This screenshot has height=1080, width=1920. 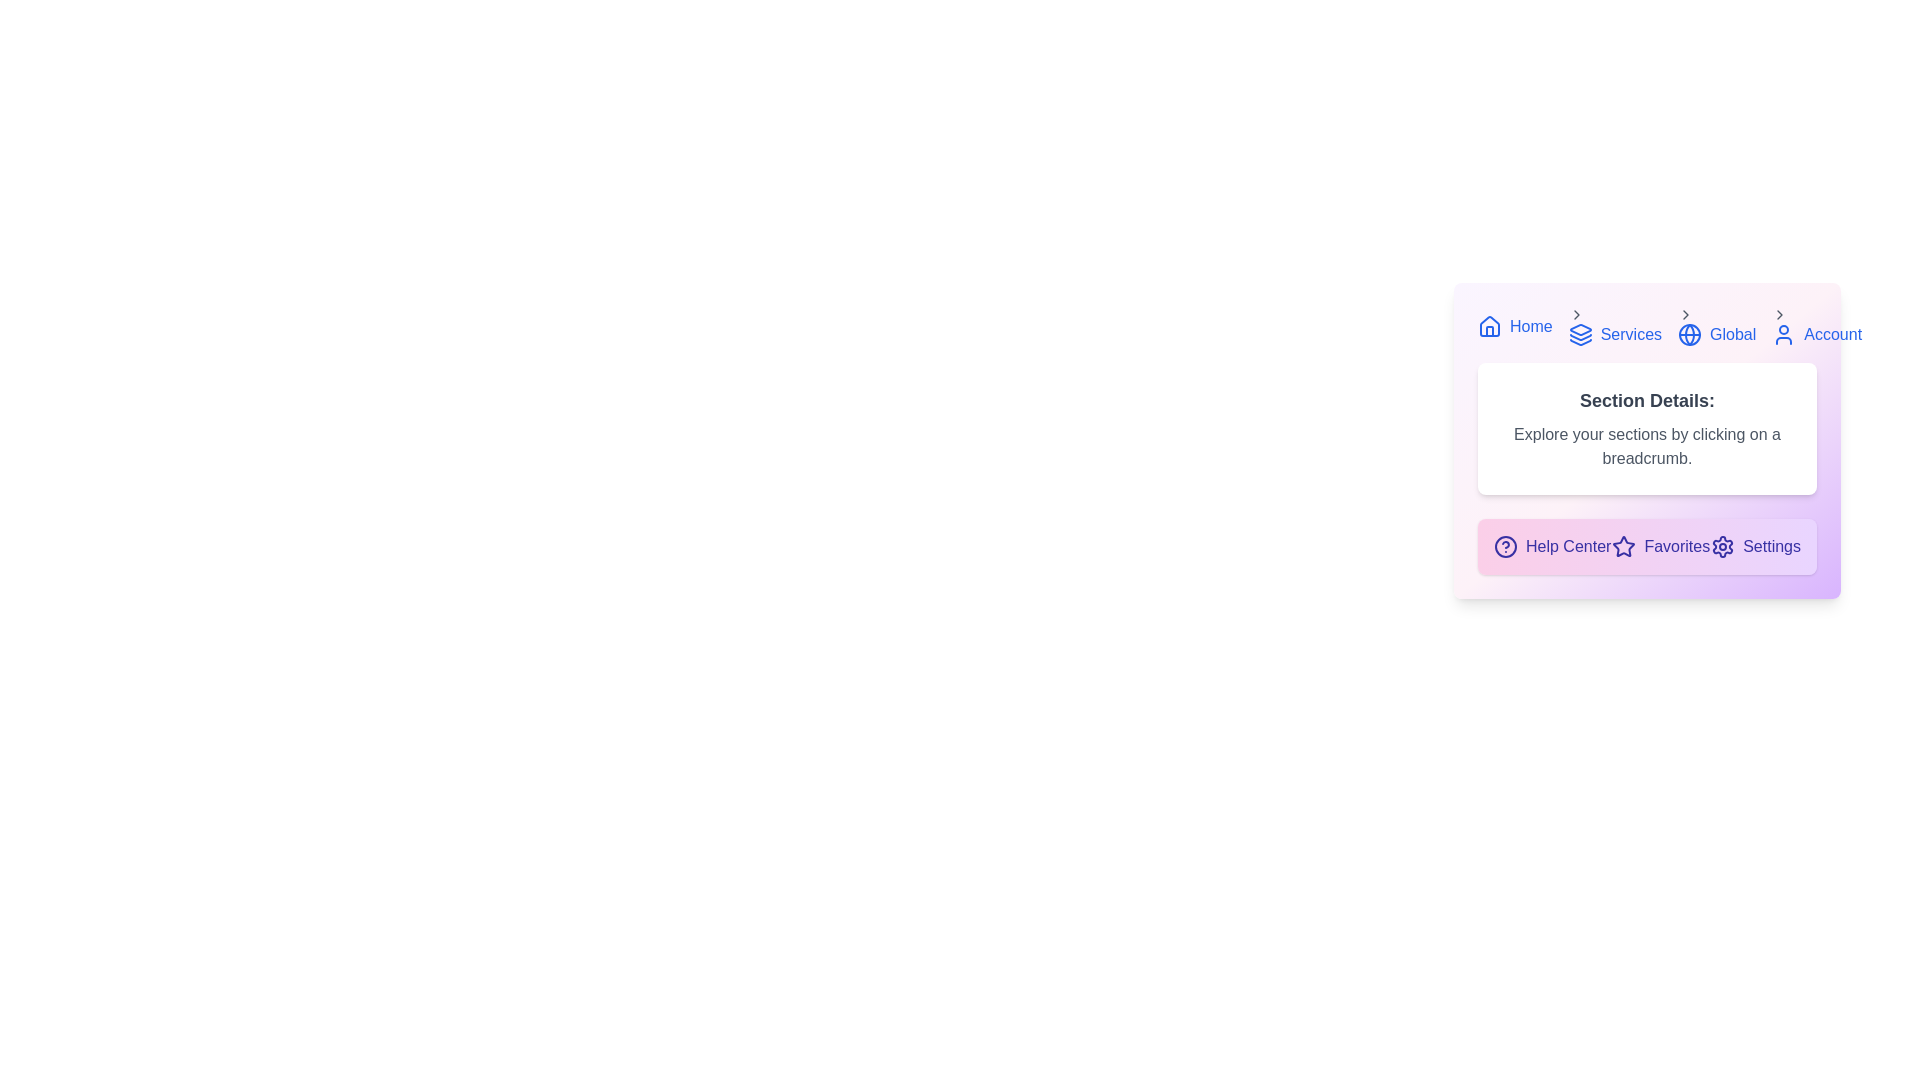 What do you see at coordinates (1631, 334) in the screenshot?
I see `the 'Services' text label in the breadcrumb component to trigger the underline effect` at bounding box center [1631, 334].